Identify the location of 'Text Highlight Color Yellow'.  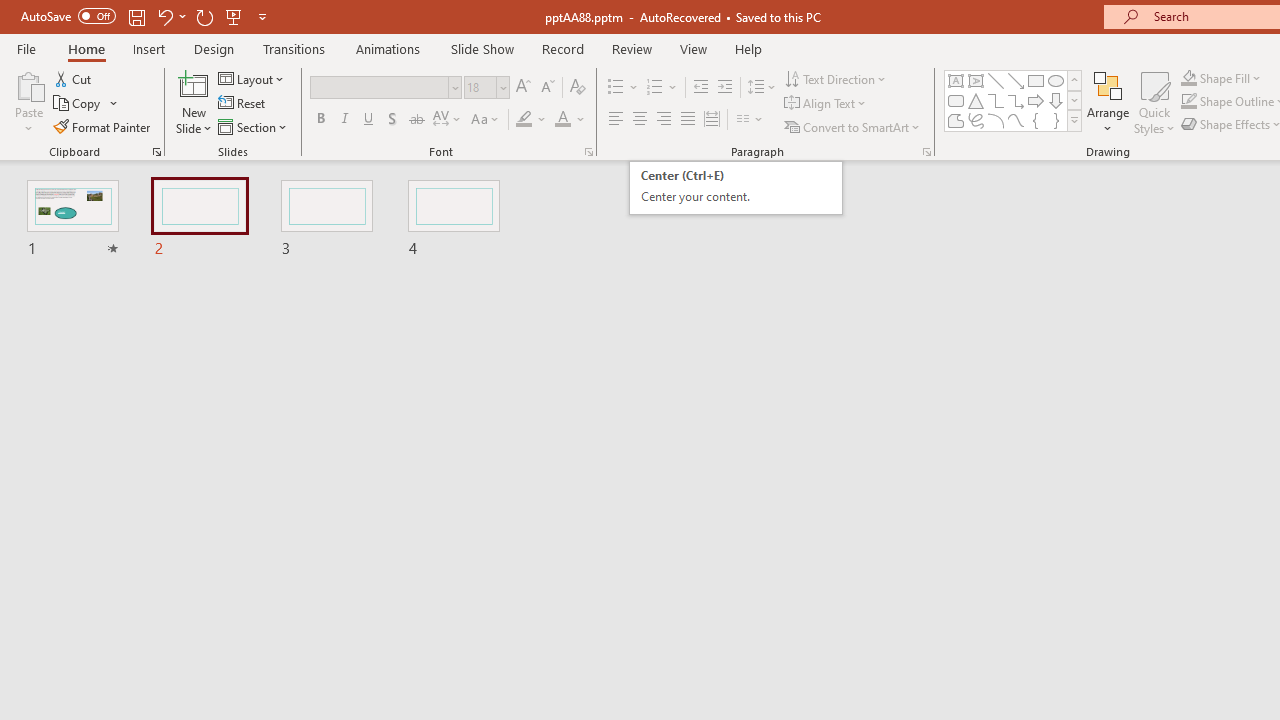
(524, 119).